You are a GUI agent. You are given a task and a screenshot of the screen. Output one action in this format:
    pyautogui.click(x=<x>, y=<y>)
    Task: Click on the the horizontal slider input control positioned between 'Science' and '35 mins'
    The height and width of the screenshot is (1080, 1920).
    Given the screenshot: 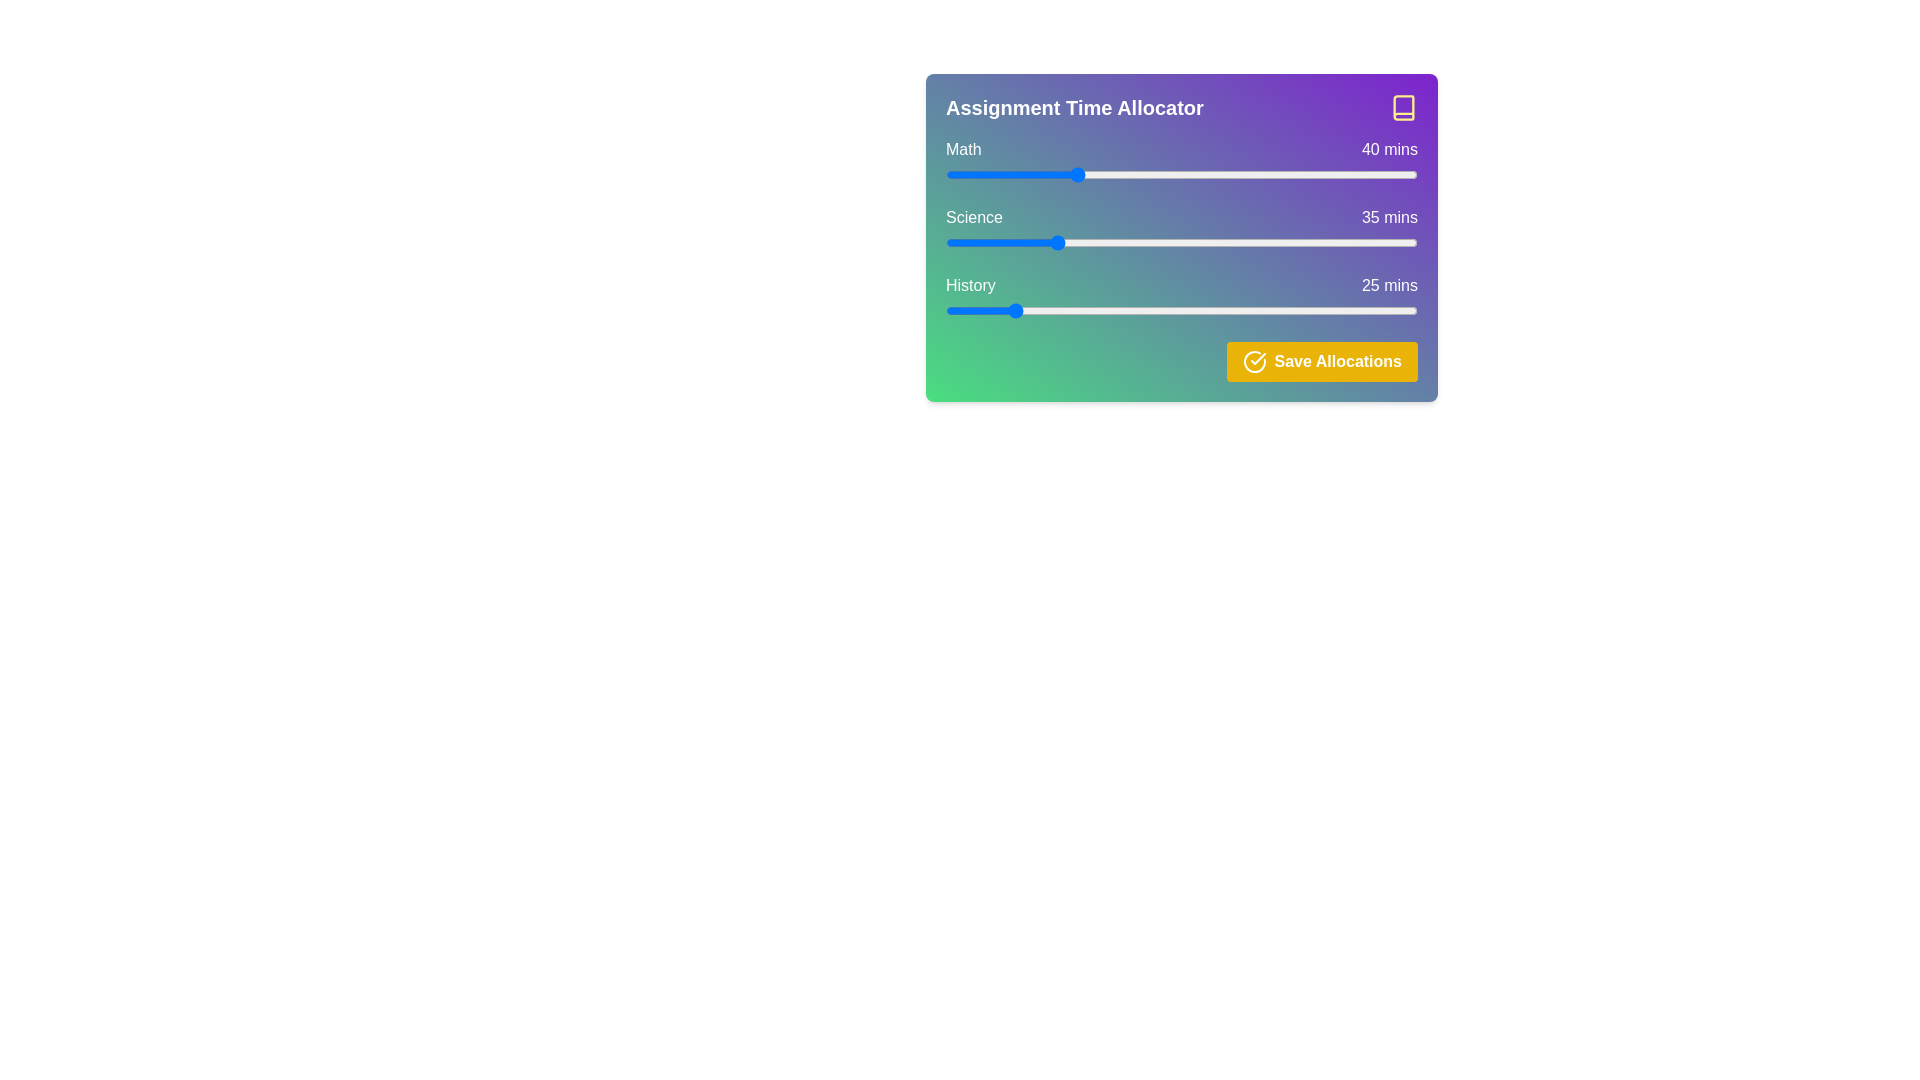 What is the action you would take?
    pyautogui.click(x=1181, y=229)
    